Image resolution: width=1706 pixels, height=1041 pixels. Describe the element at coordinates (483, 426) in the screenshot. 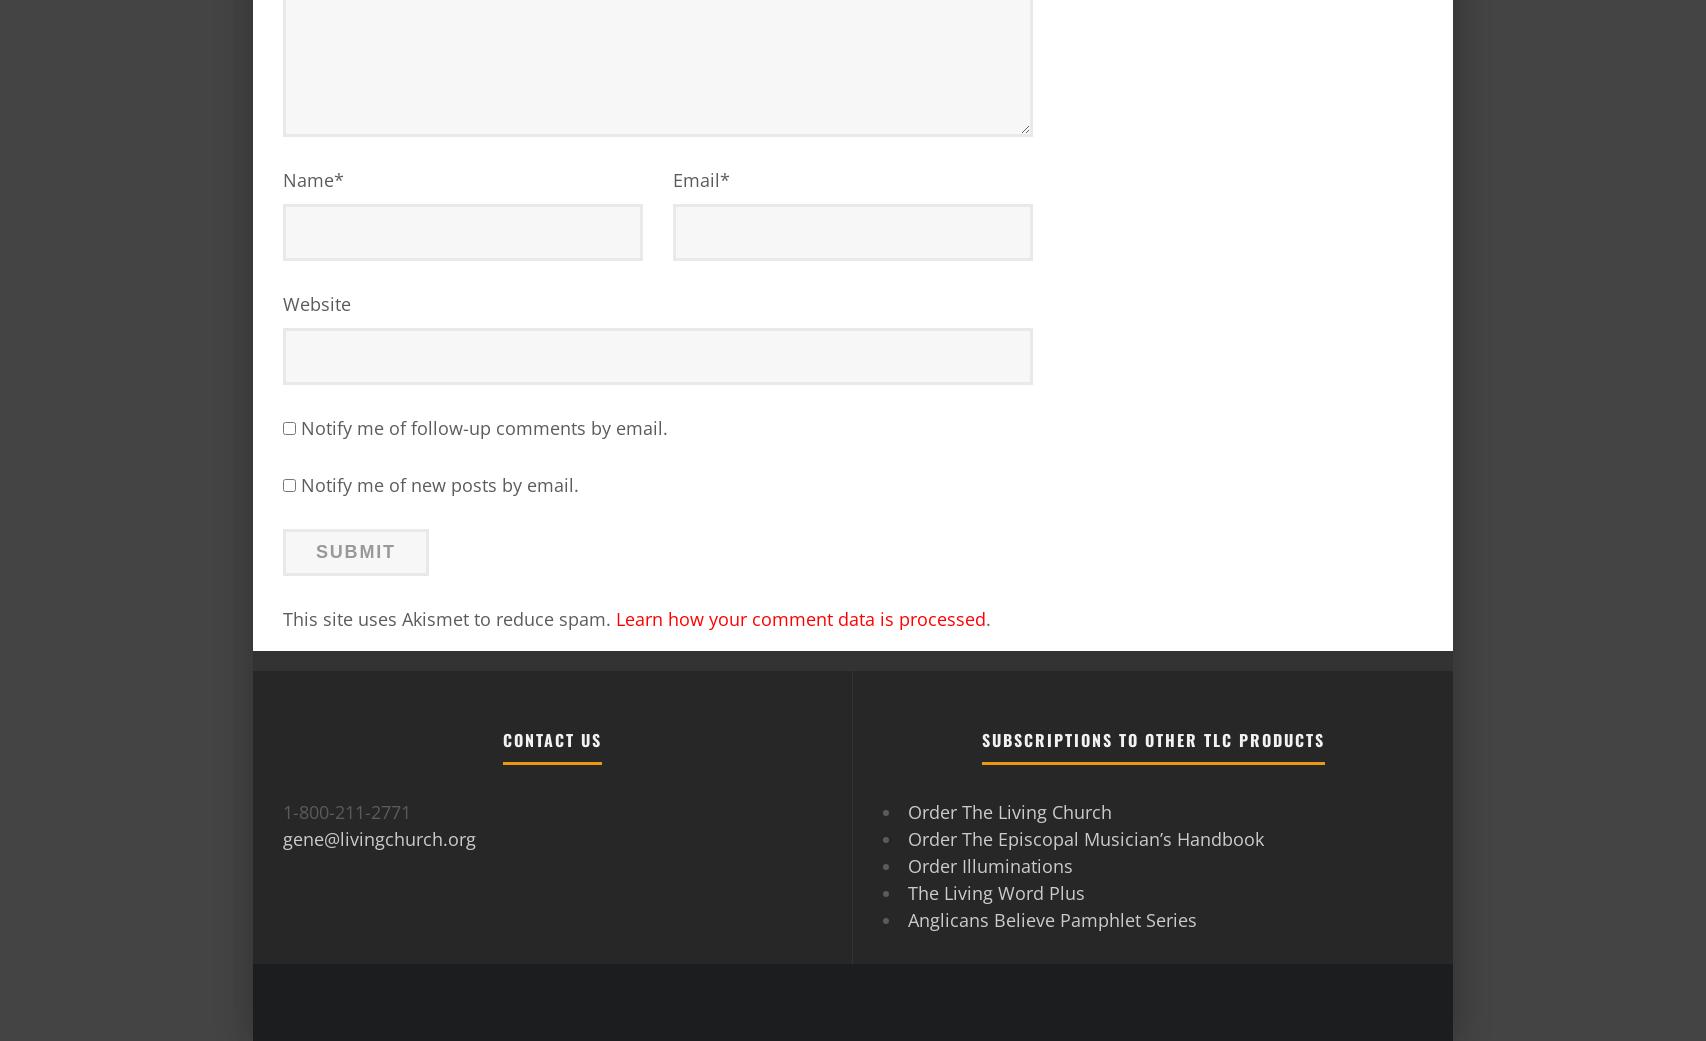

I see `'Notify me of follow-up comments by email.'` at that location.